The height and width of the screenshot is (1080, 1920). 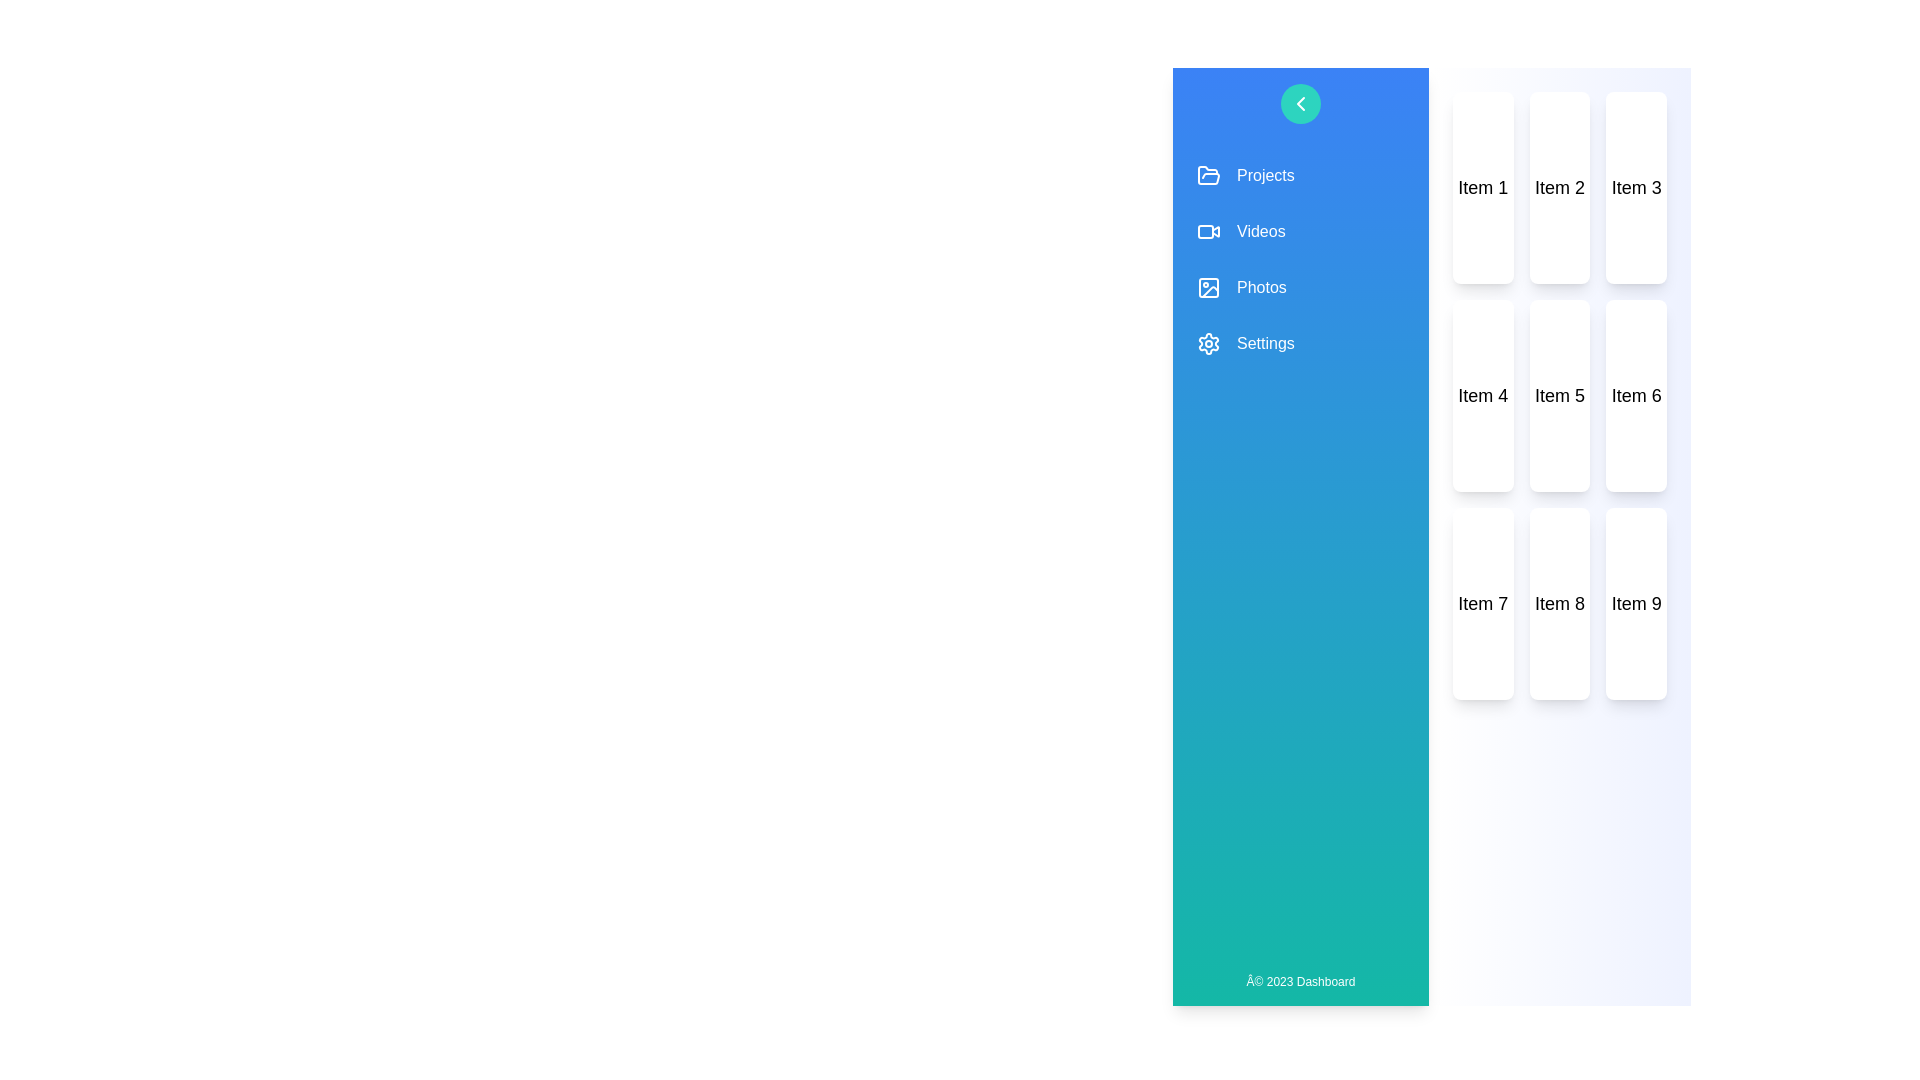 I want to click on the sidebar menu item labeled Settings, so click(x=1300, y=342).